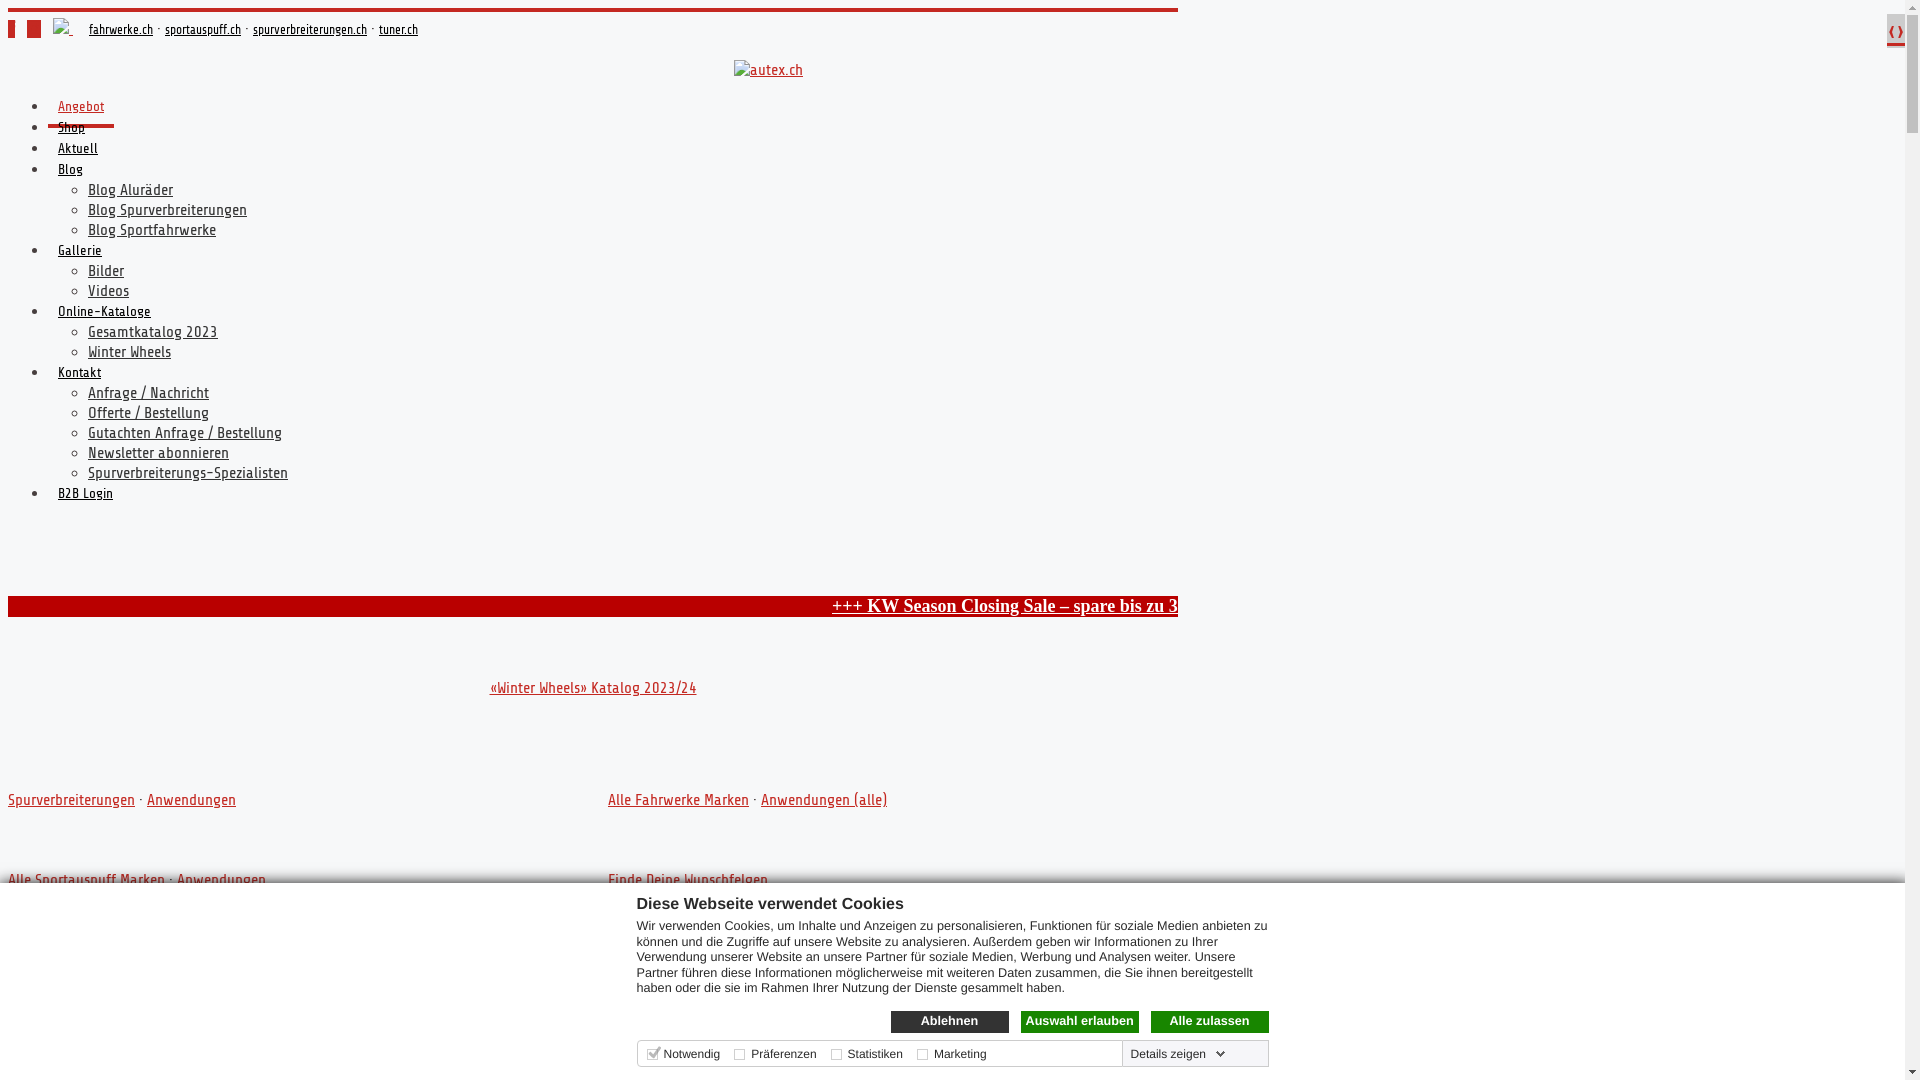 This screenshot has width=1920, height=1080. Describe the element at coordinates (77, 152) in the screenshot. I see `'Aktuell'` at that location.